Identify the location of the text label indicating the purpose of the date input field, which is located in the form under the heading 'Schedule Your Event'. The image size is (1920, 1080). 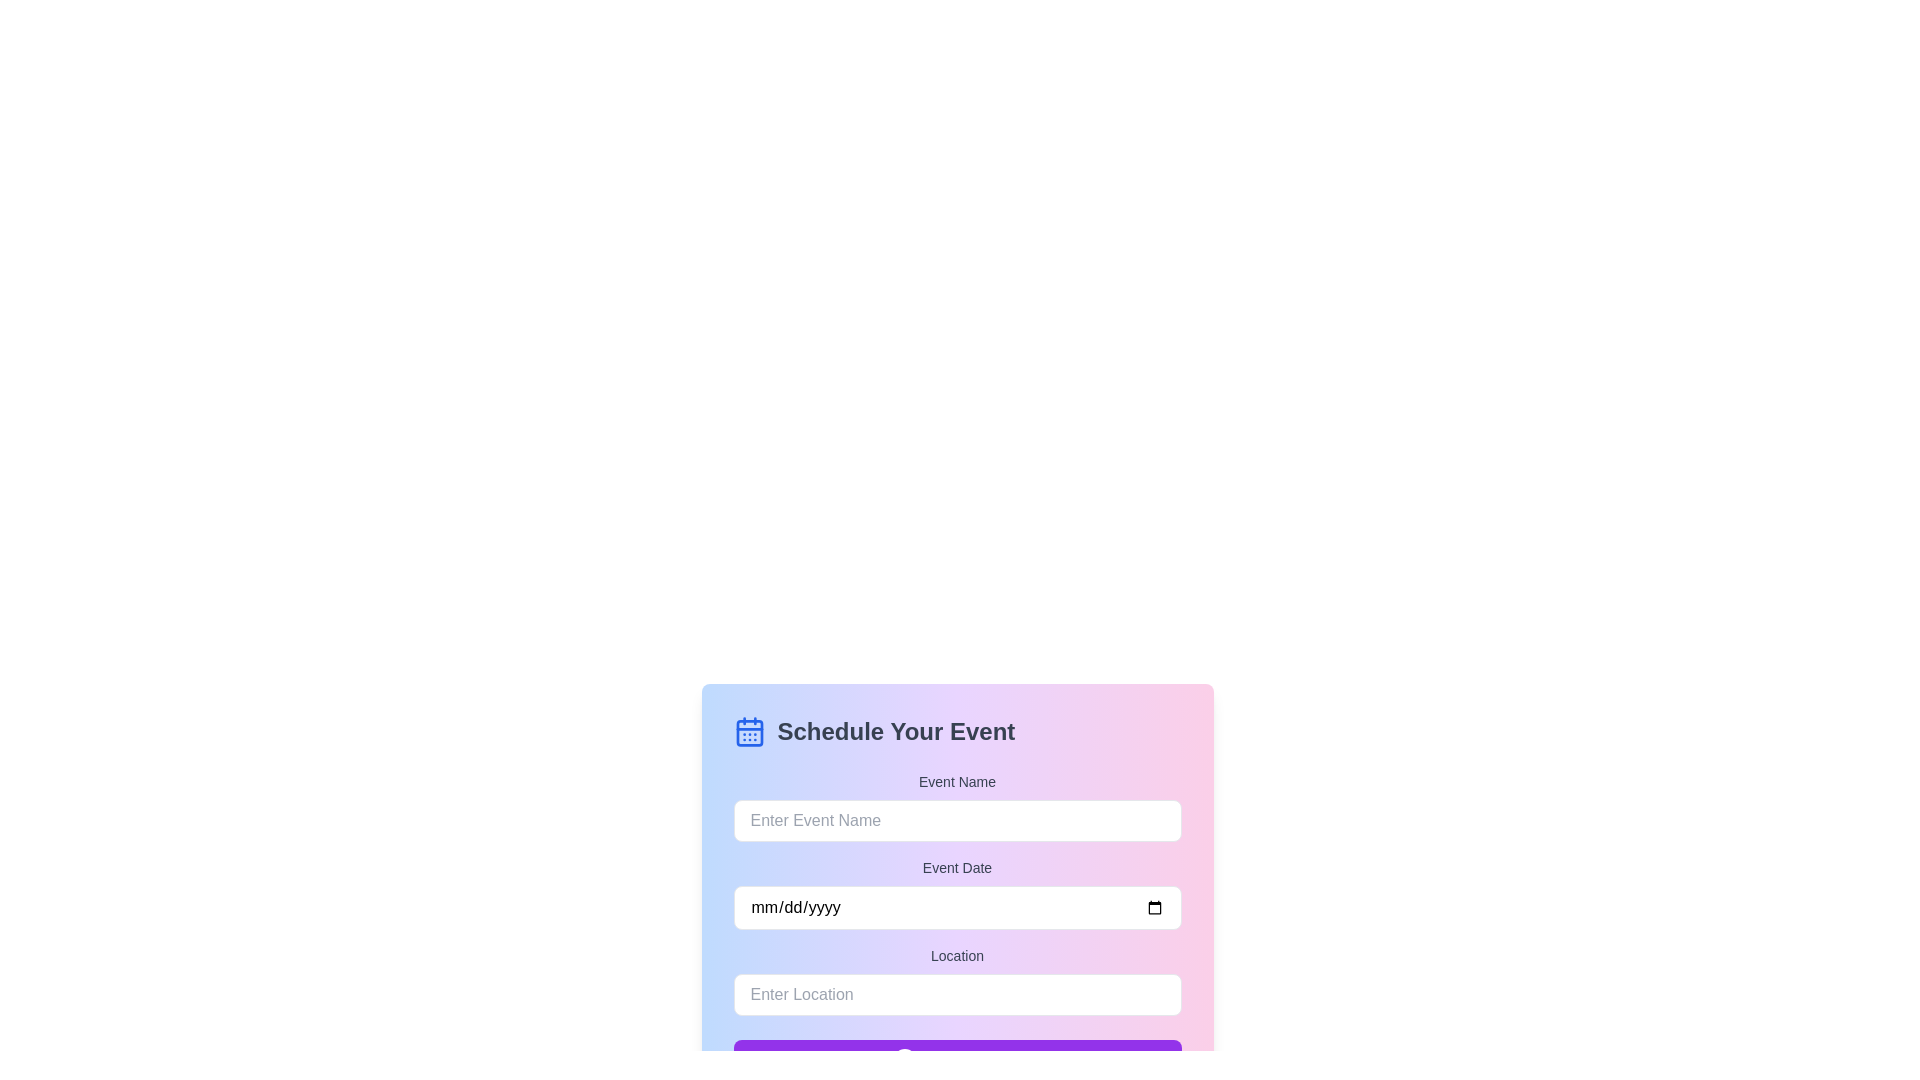
(956, 866).